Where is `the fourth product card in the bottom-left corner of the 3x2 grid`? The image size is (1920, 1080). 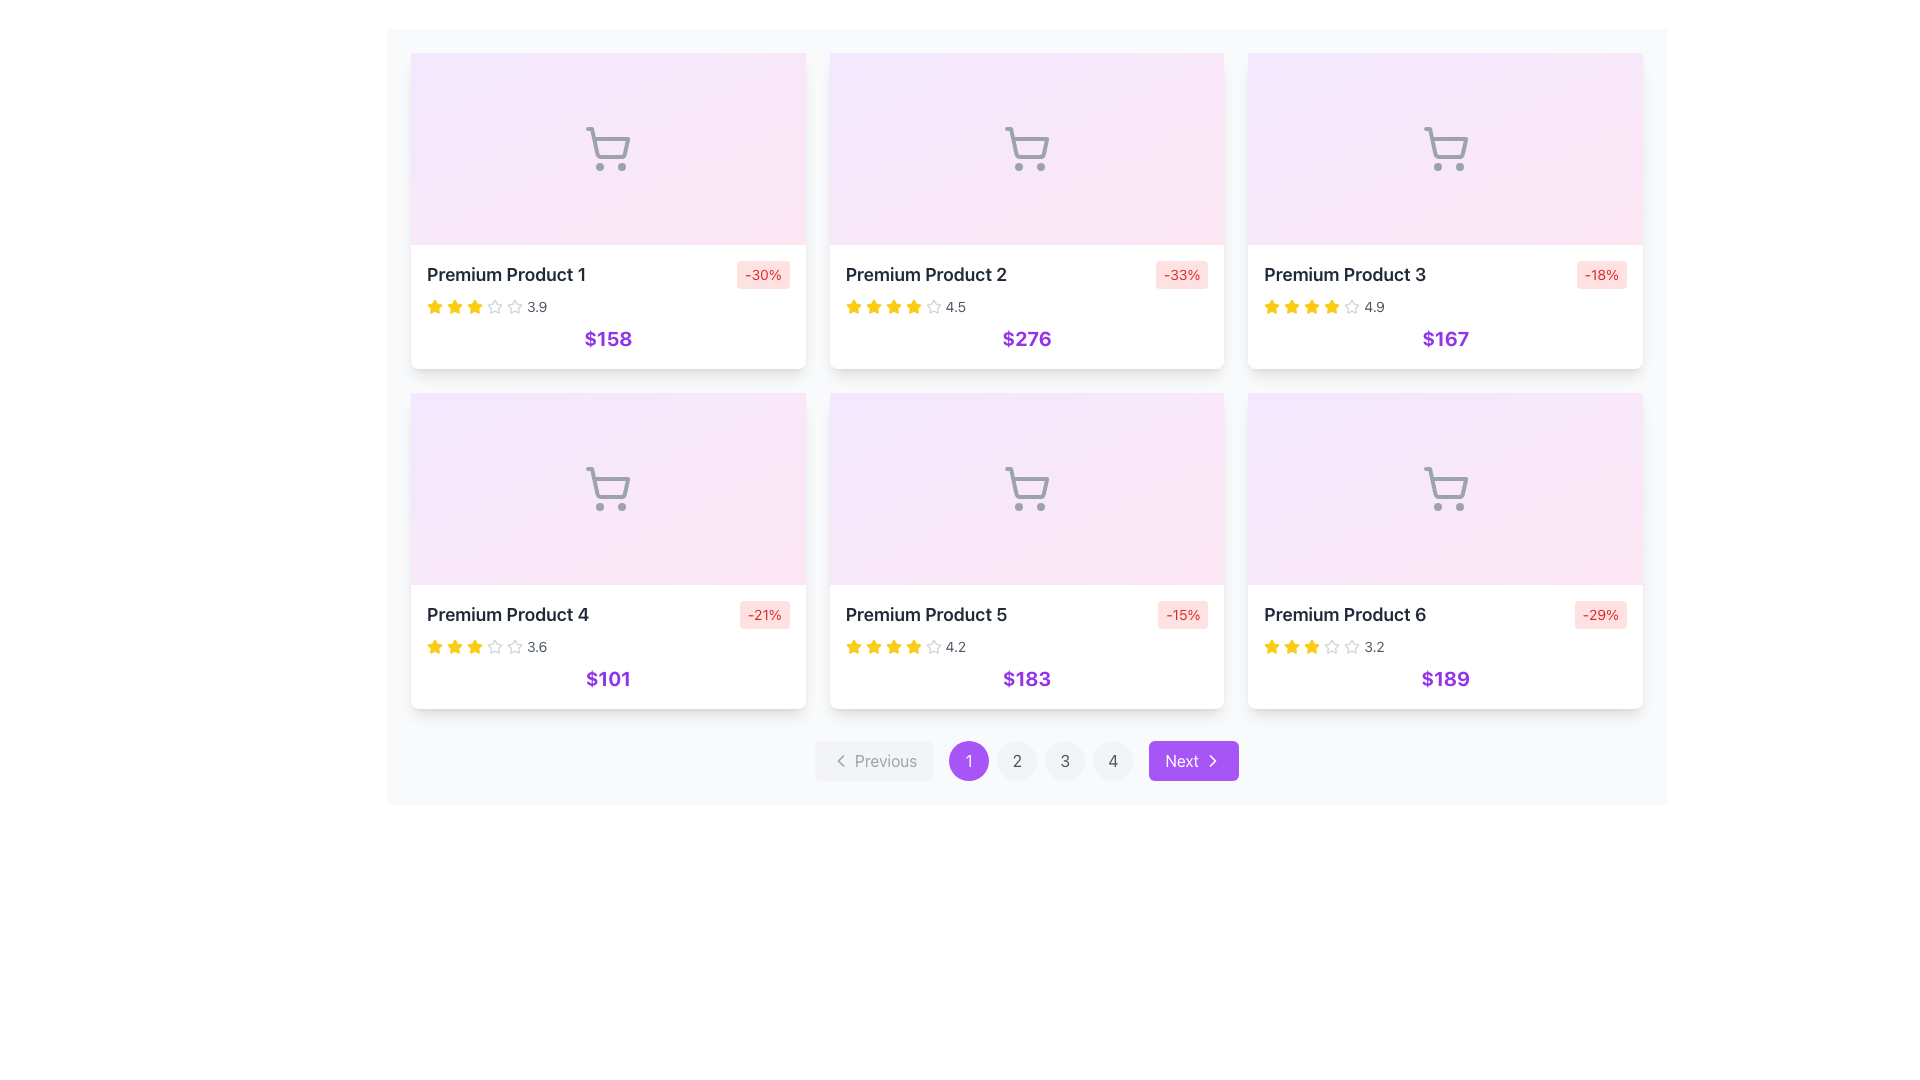
the fourth product card in the bottom-left corner of the 3x2 grid is located at coordinates (607, 647).